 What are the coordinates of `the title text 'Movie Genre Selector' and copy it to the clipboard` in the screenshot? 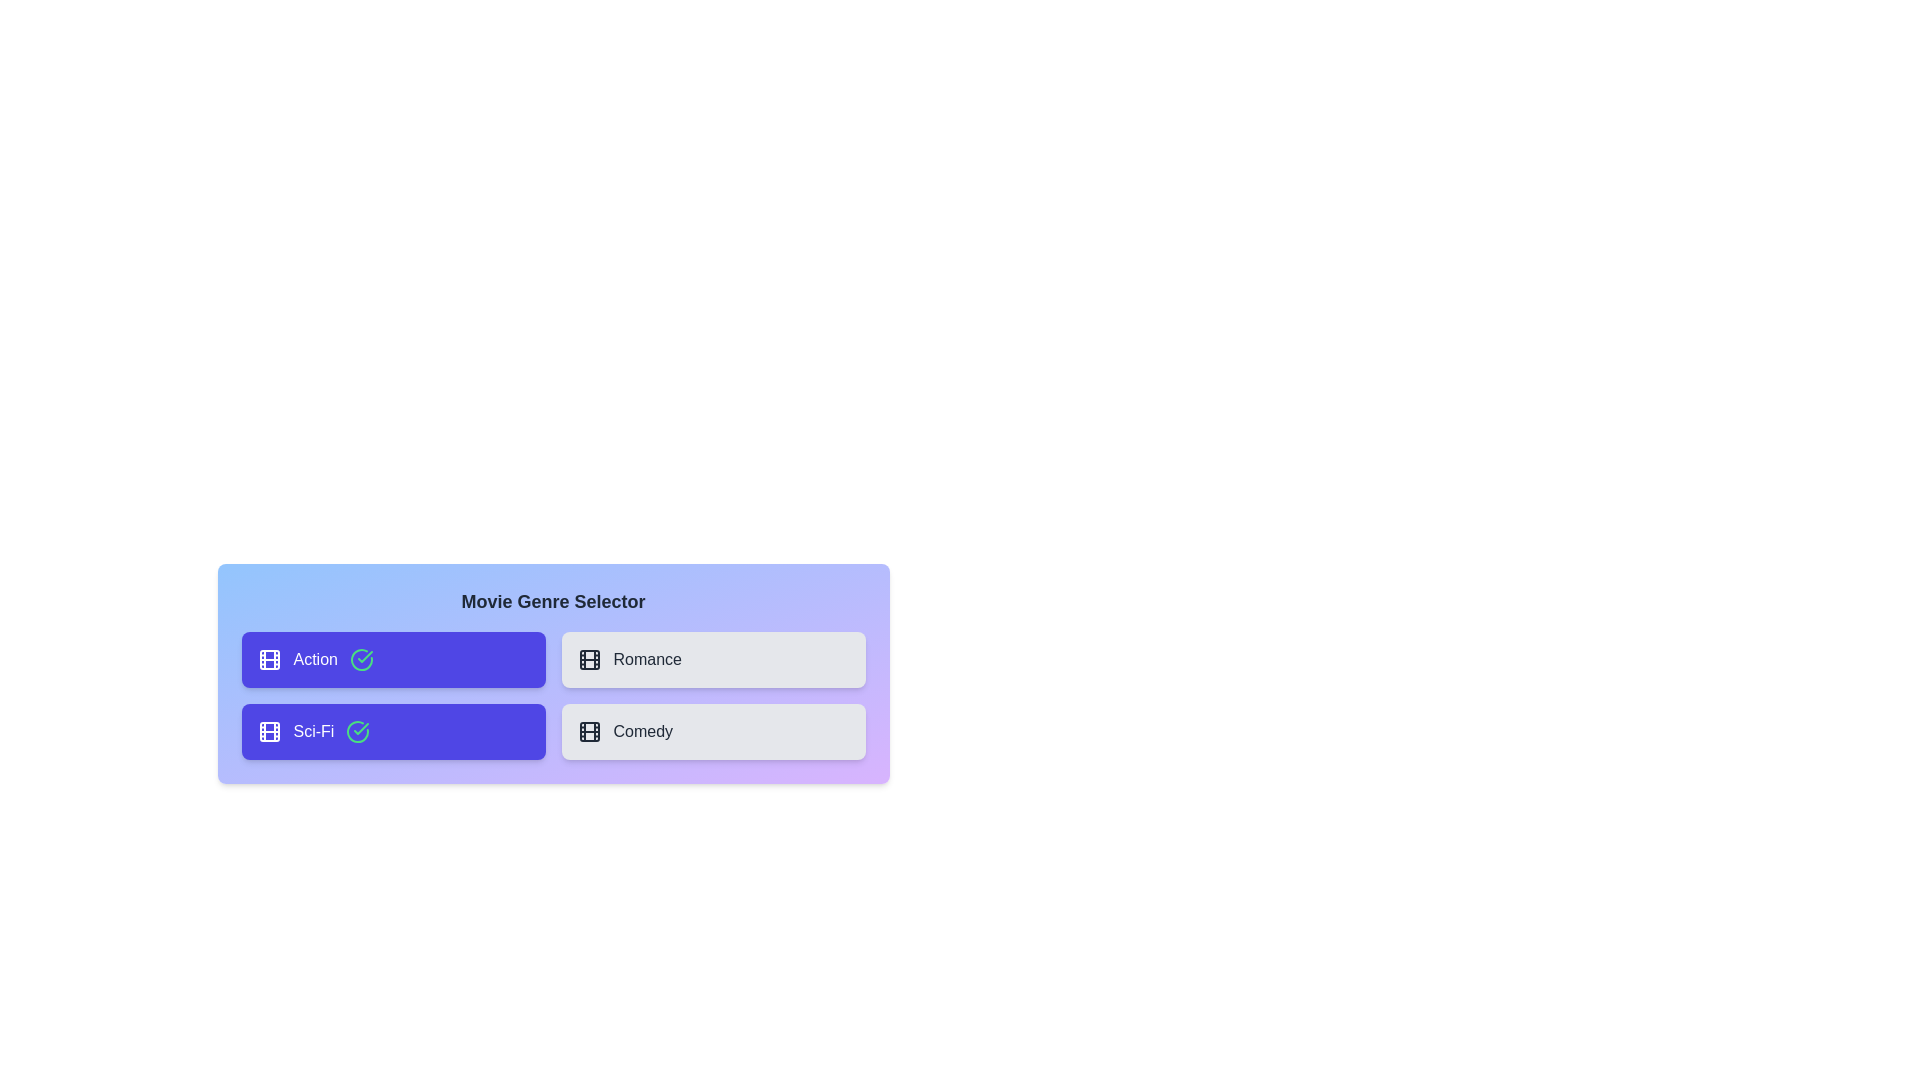 It's located at (553, 600).